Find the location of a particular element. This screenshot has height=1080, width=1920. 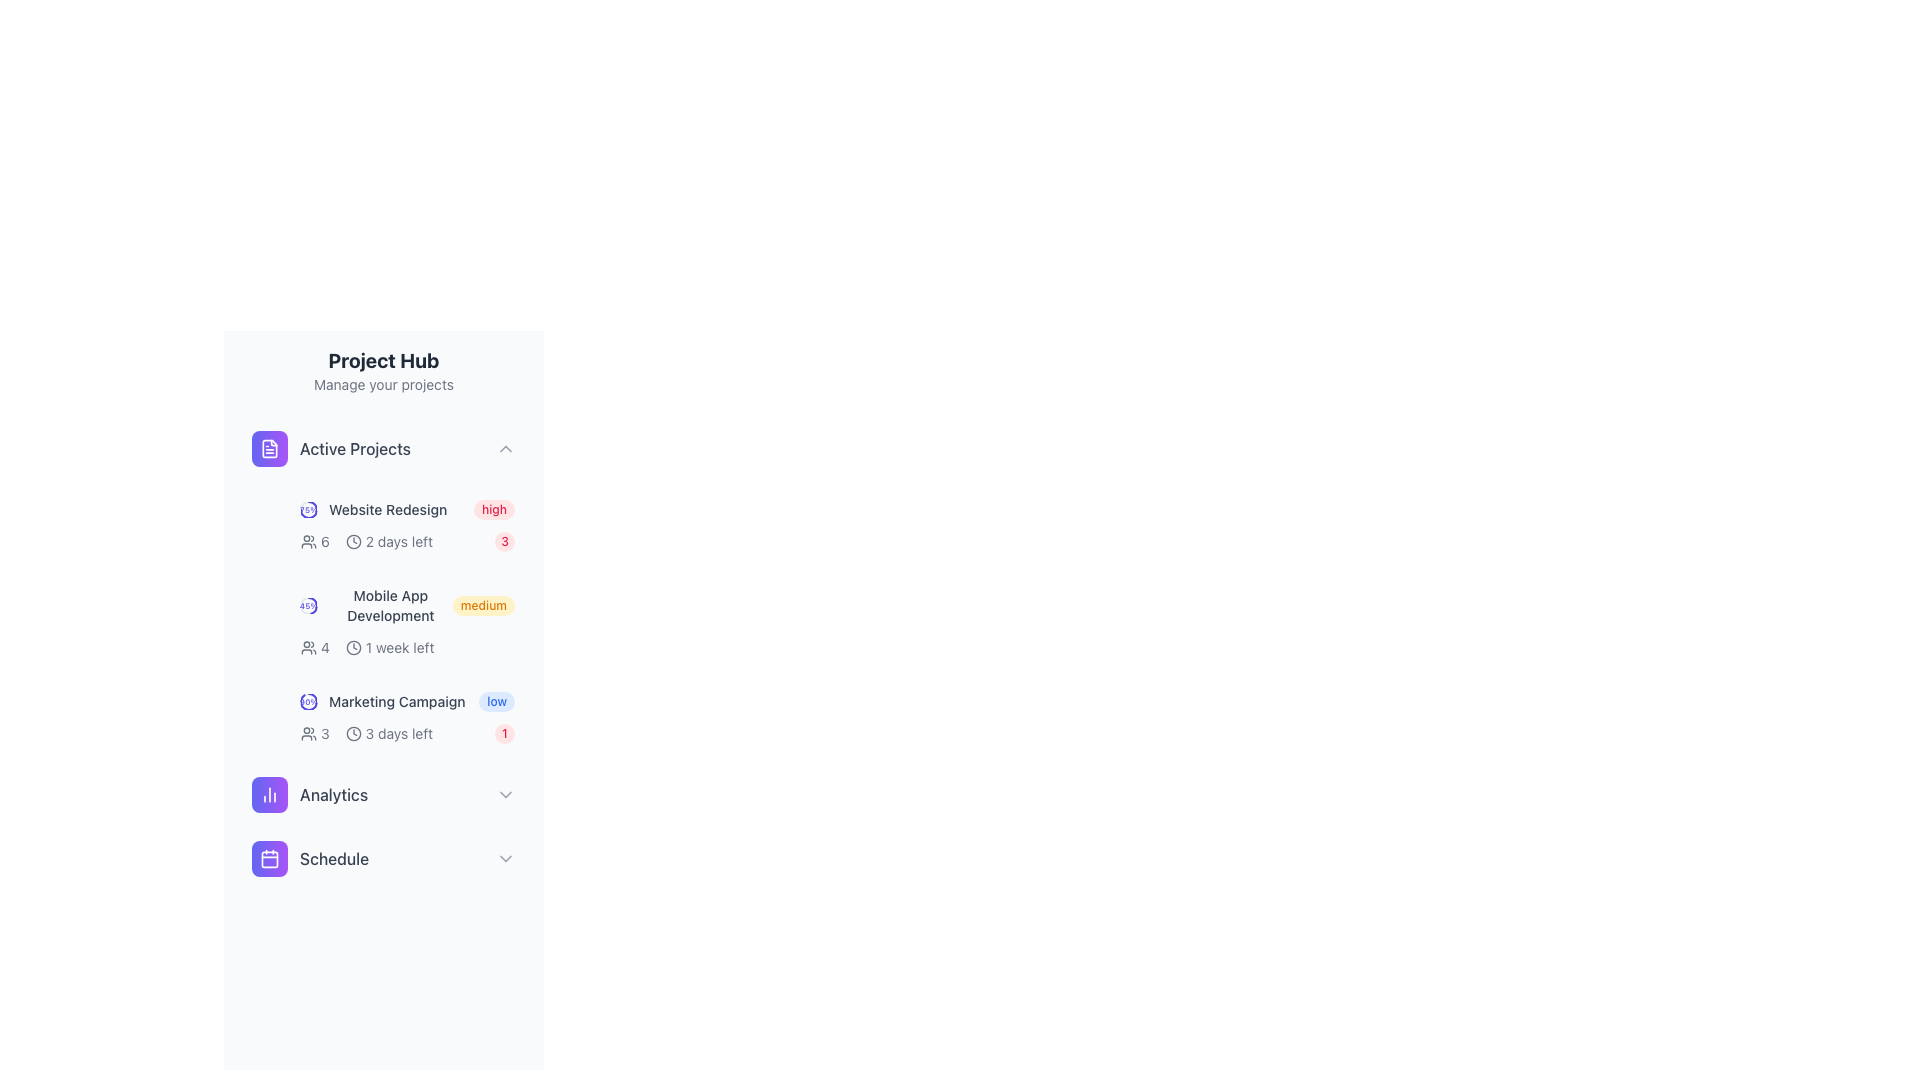

the text label with a badge highlight that displays the name and priority level of a project in the 'Project Hub' section is located at coordinates (407, 508).